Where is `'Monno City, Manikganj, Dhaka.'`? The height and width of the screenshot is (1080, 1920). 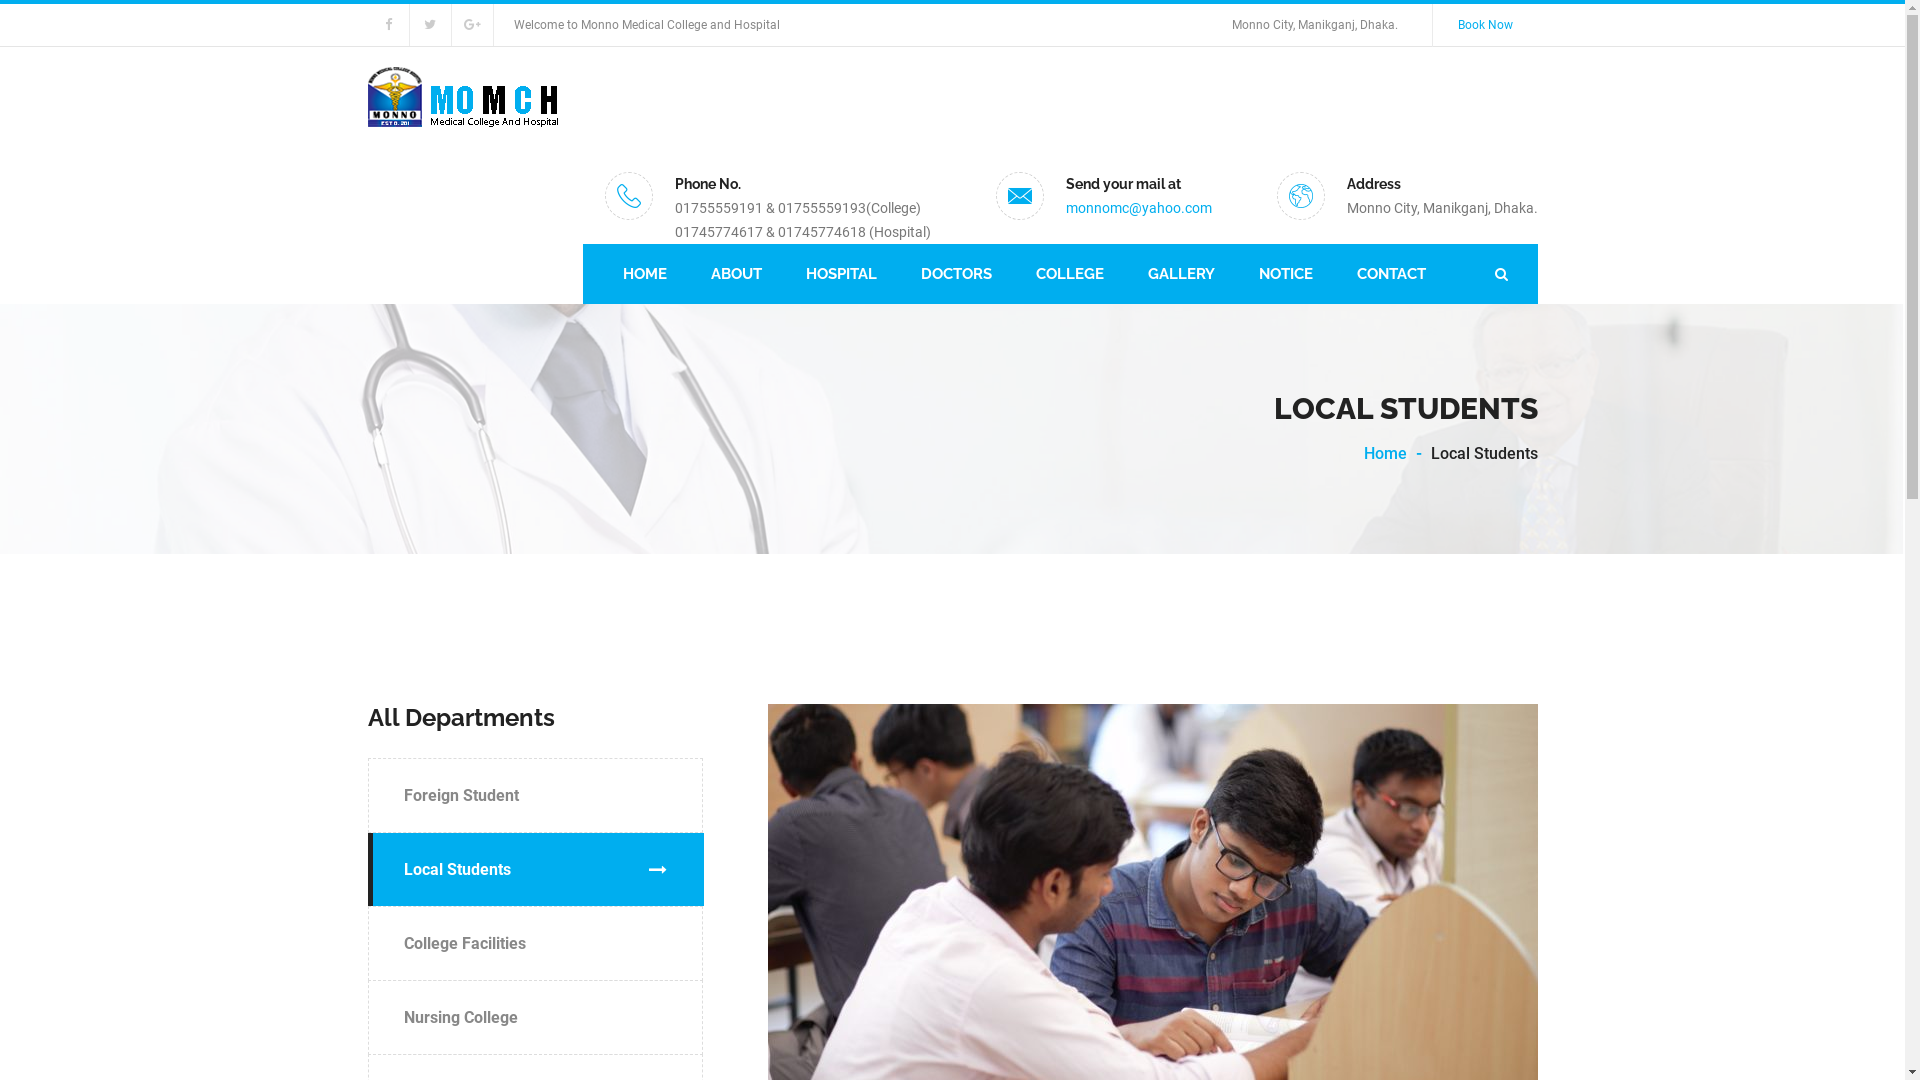
'Monno City, Manikganj, Dhaka.' is located at coordinates (1315, 25).